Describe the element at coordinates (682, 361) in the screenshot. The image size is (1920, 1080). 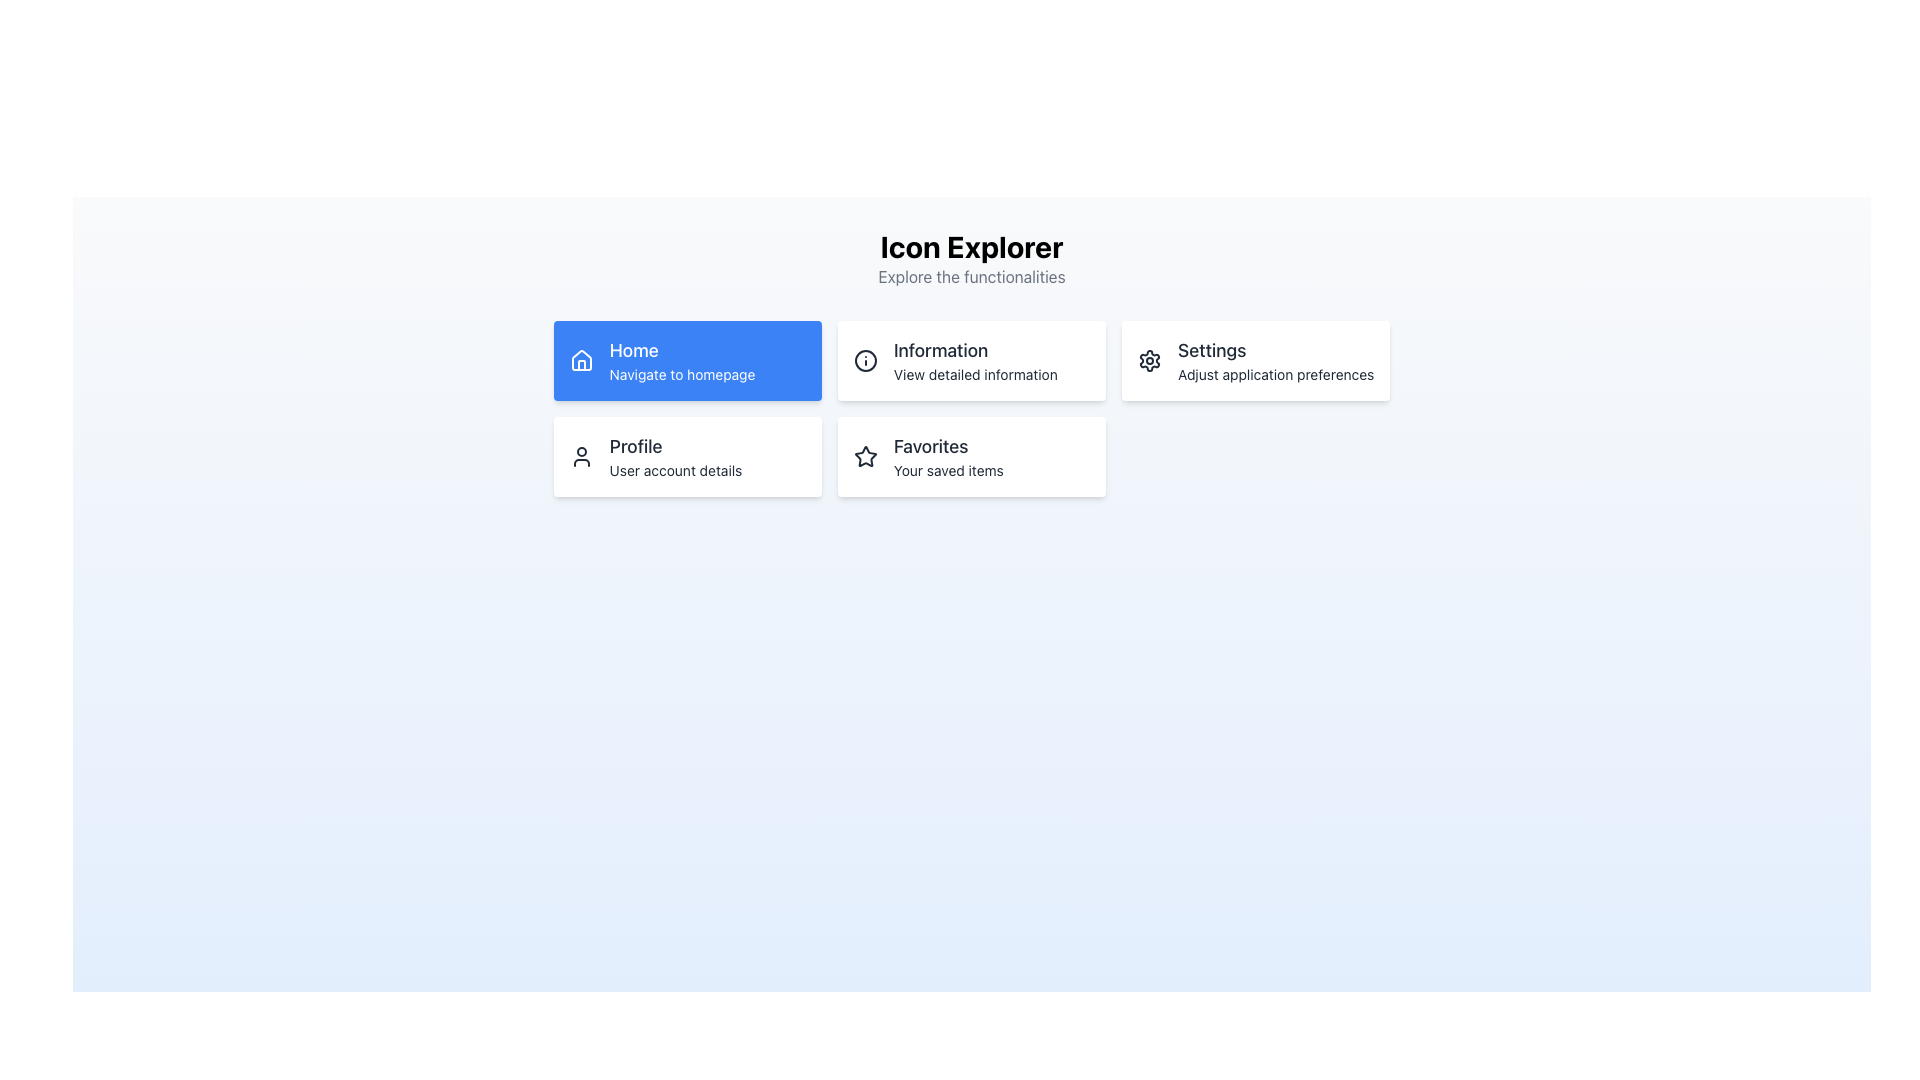
I see `the 'Home' button text content that indicates 'Navigate to homepage' located in the upper-left quadrant of the interface` at that location.